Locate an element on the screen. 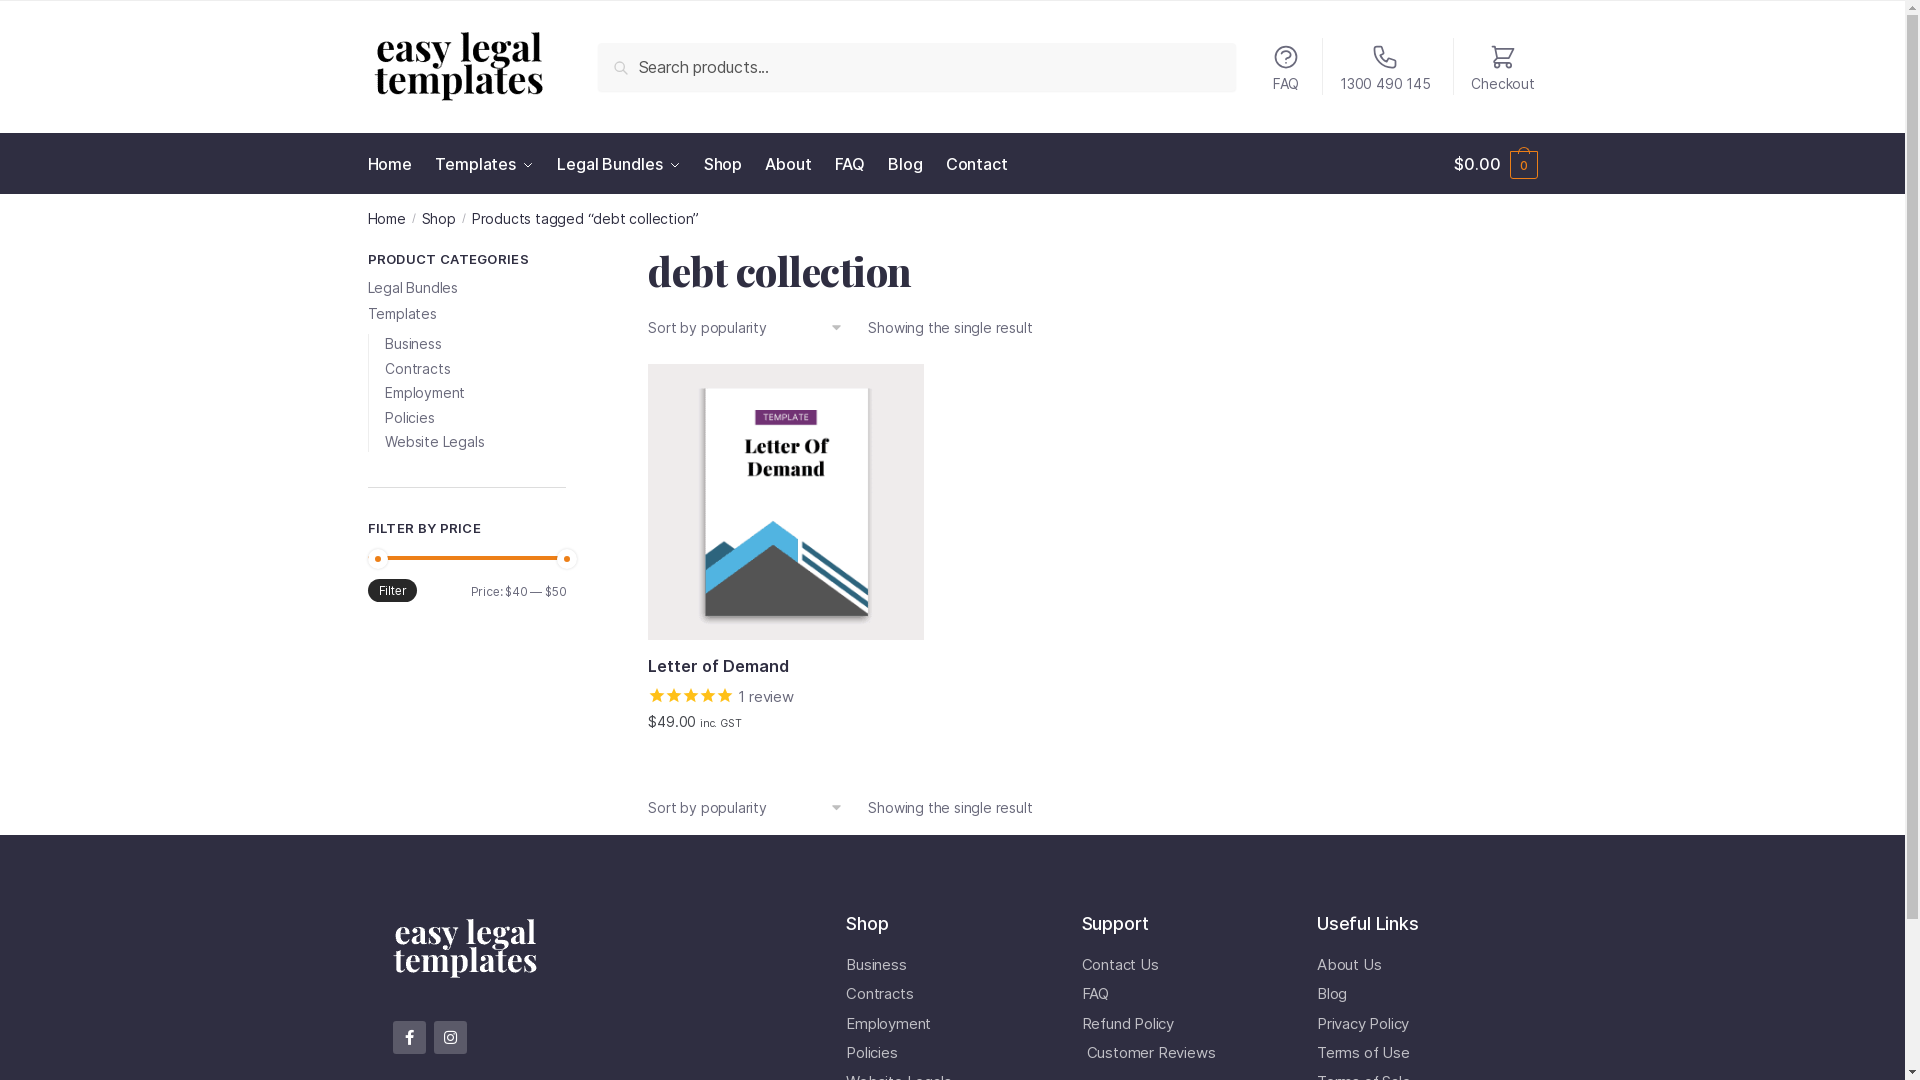  'Filter' is located at coordinates (393, 589).